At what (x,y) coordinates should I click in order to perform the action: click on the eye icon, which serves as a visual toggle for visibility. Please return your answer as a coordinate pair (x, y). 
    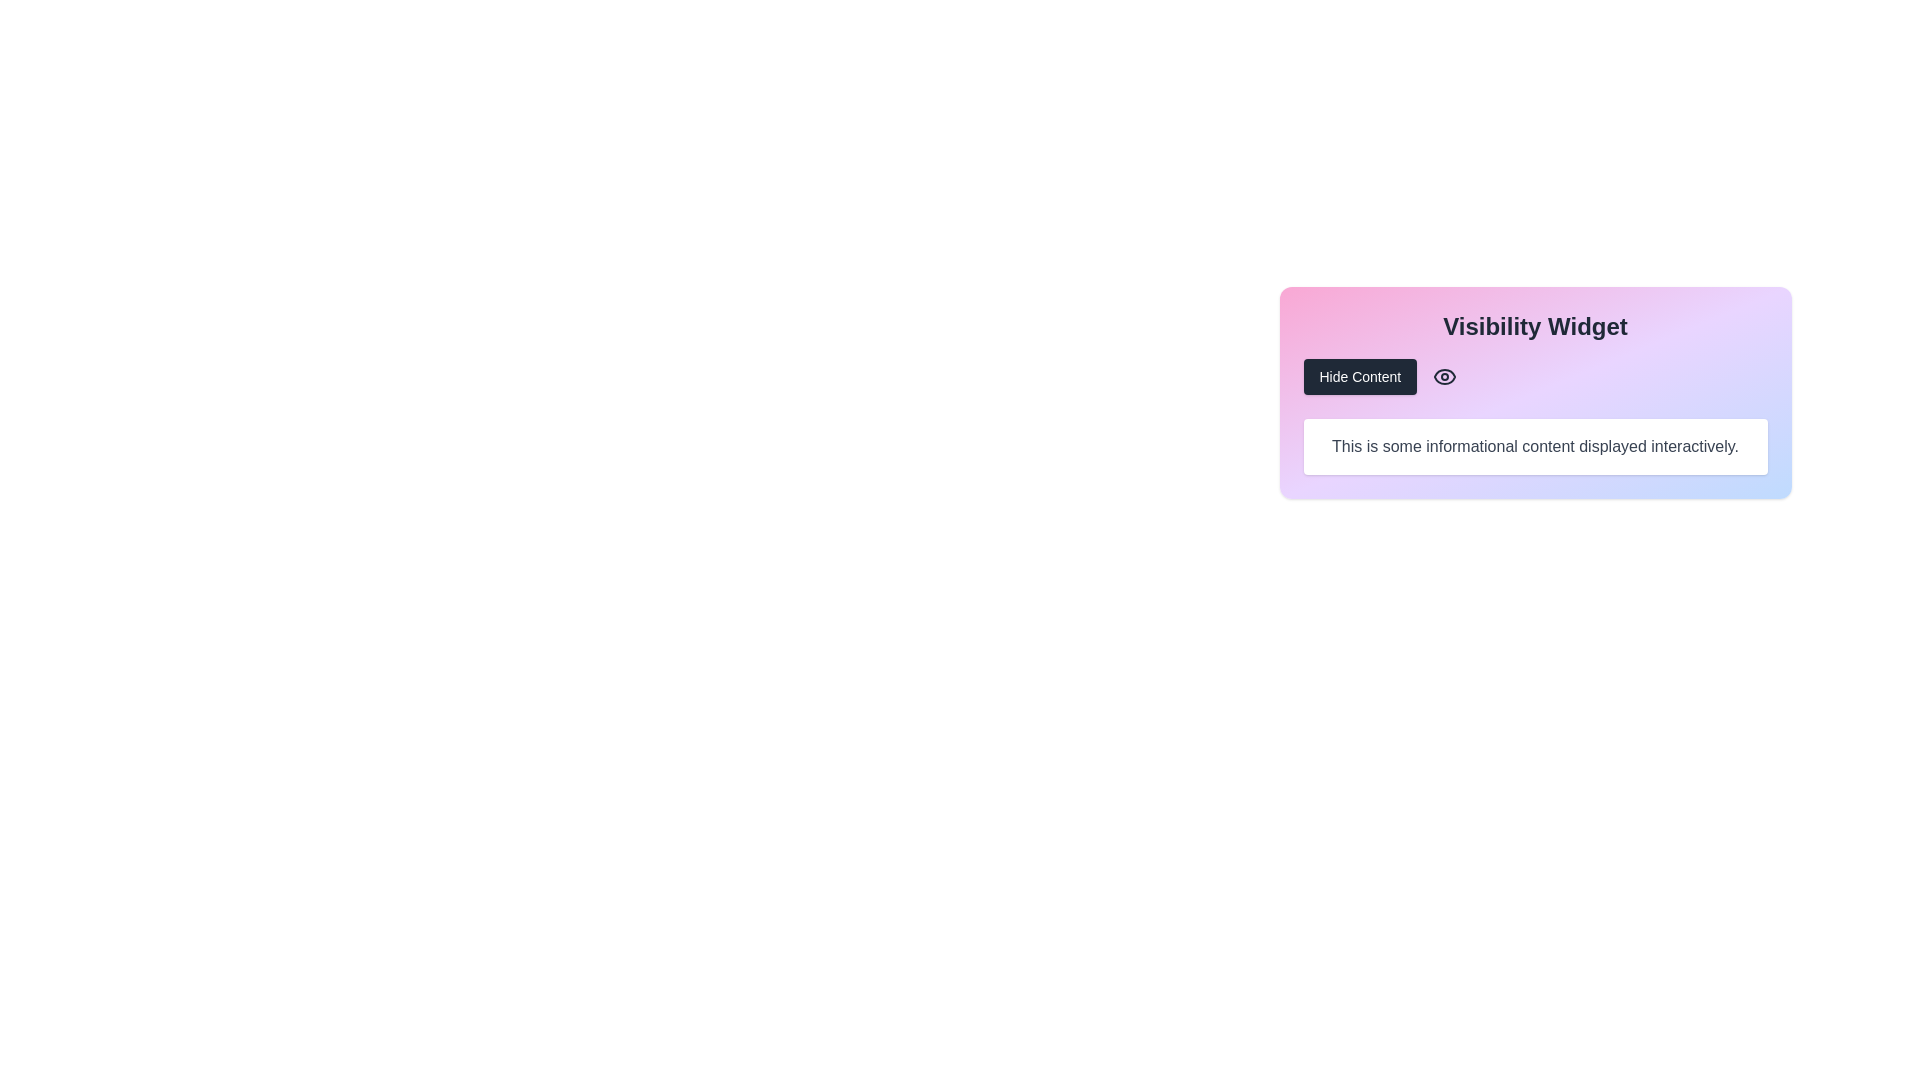
    Looking at the image, I should click on (1445, 377).